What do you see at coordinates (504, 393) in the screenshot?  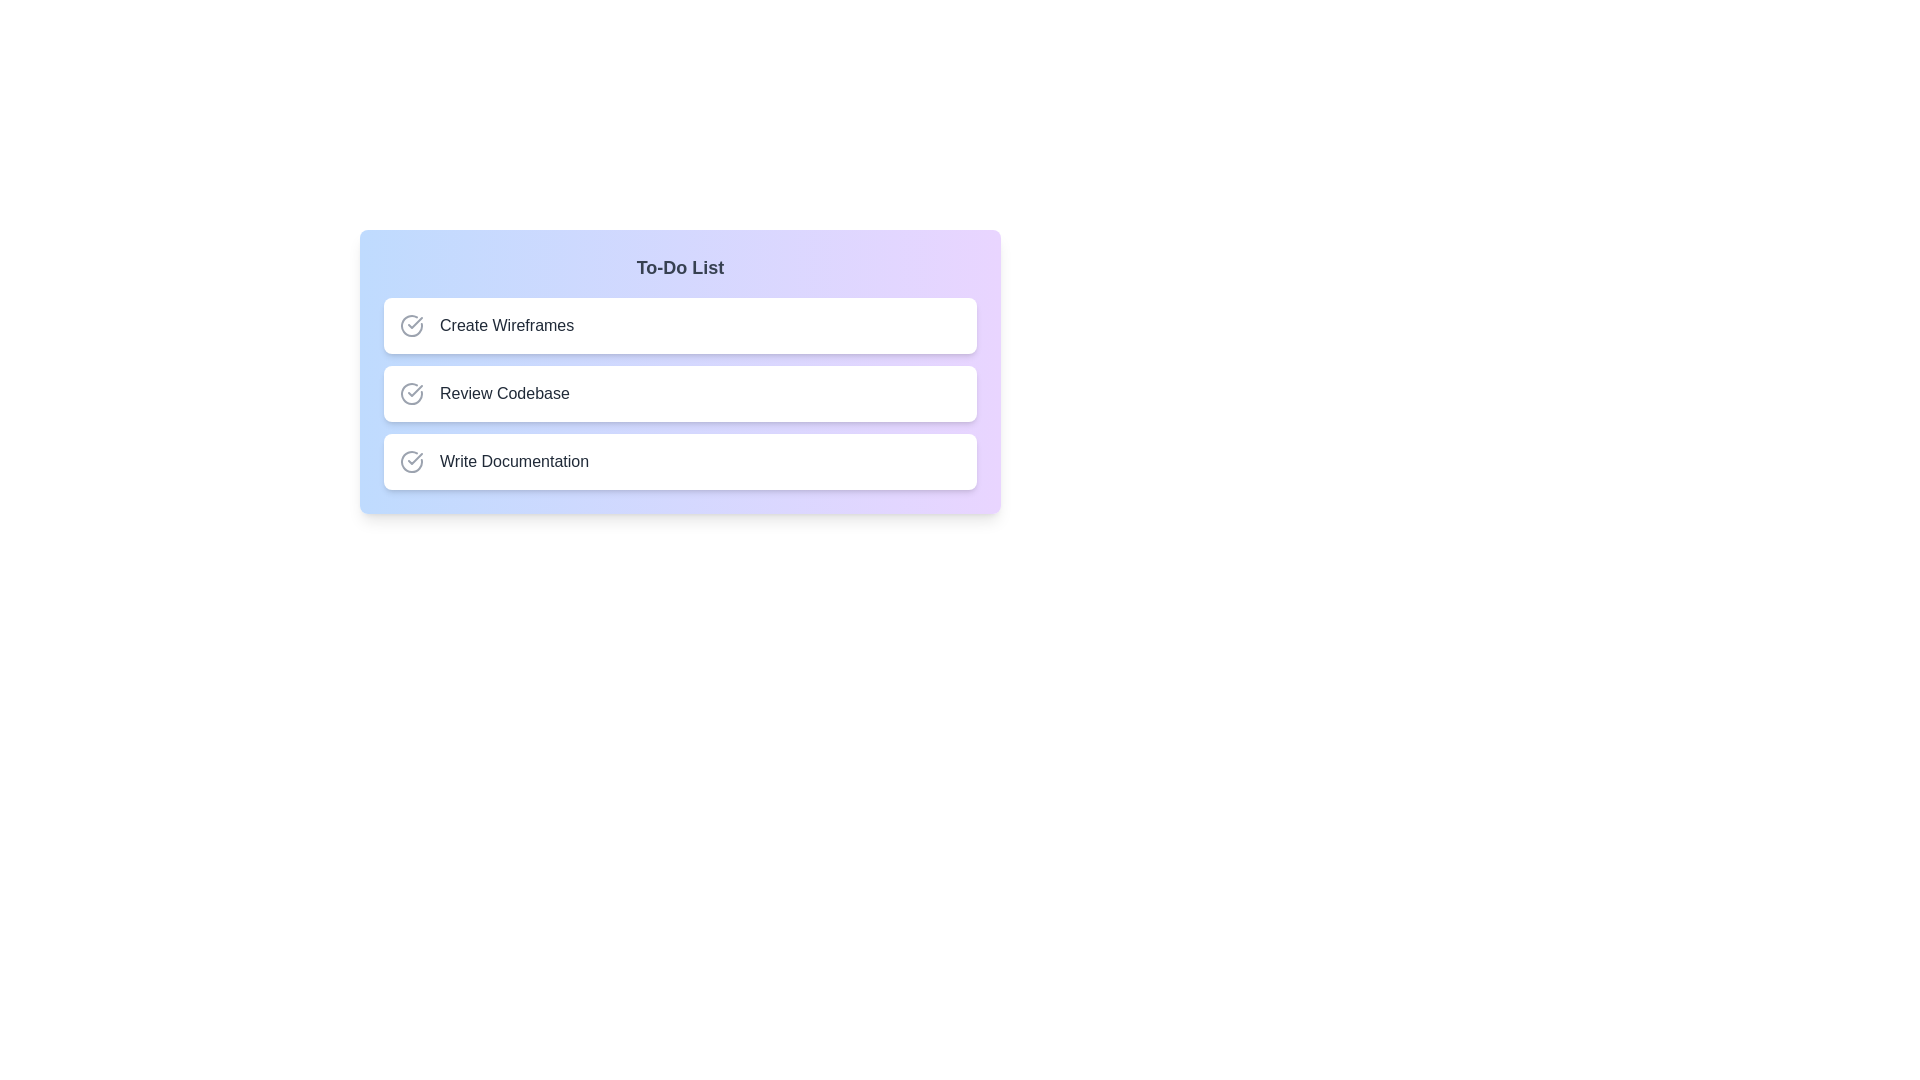 I see `the task Review Codebase by clicking on its text` at bounding box center [504, 393].